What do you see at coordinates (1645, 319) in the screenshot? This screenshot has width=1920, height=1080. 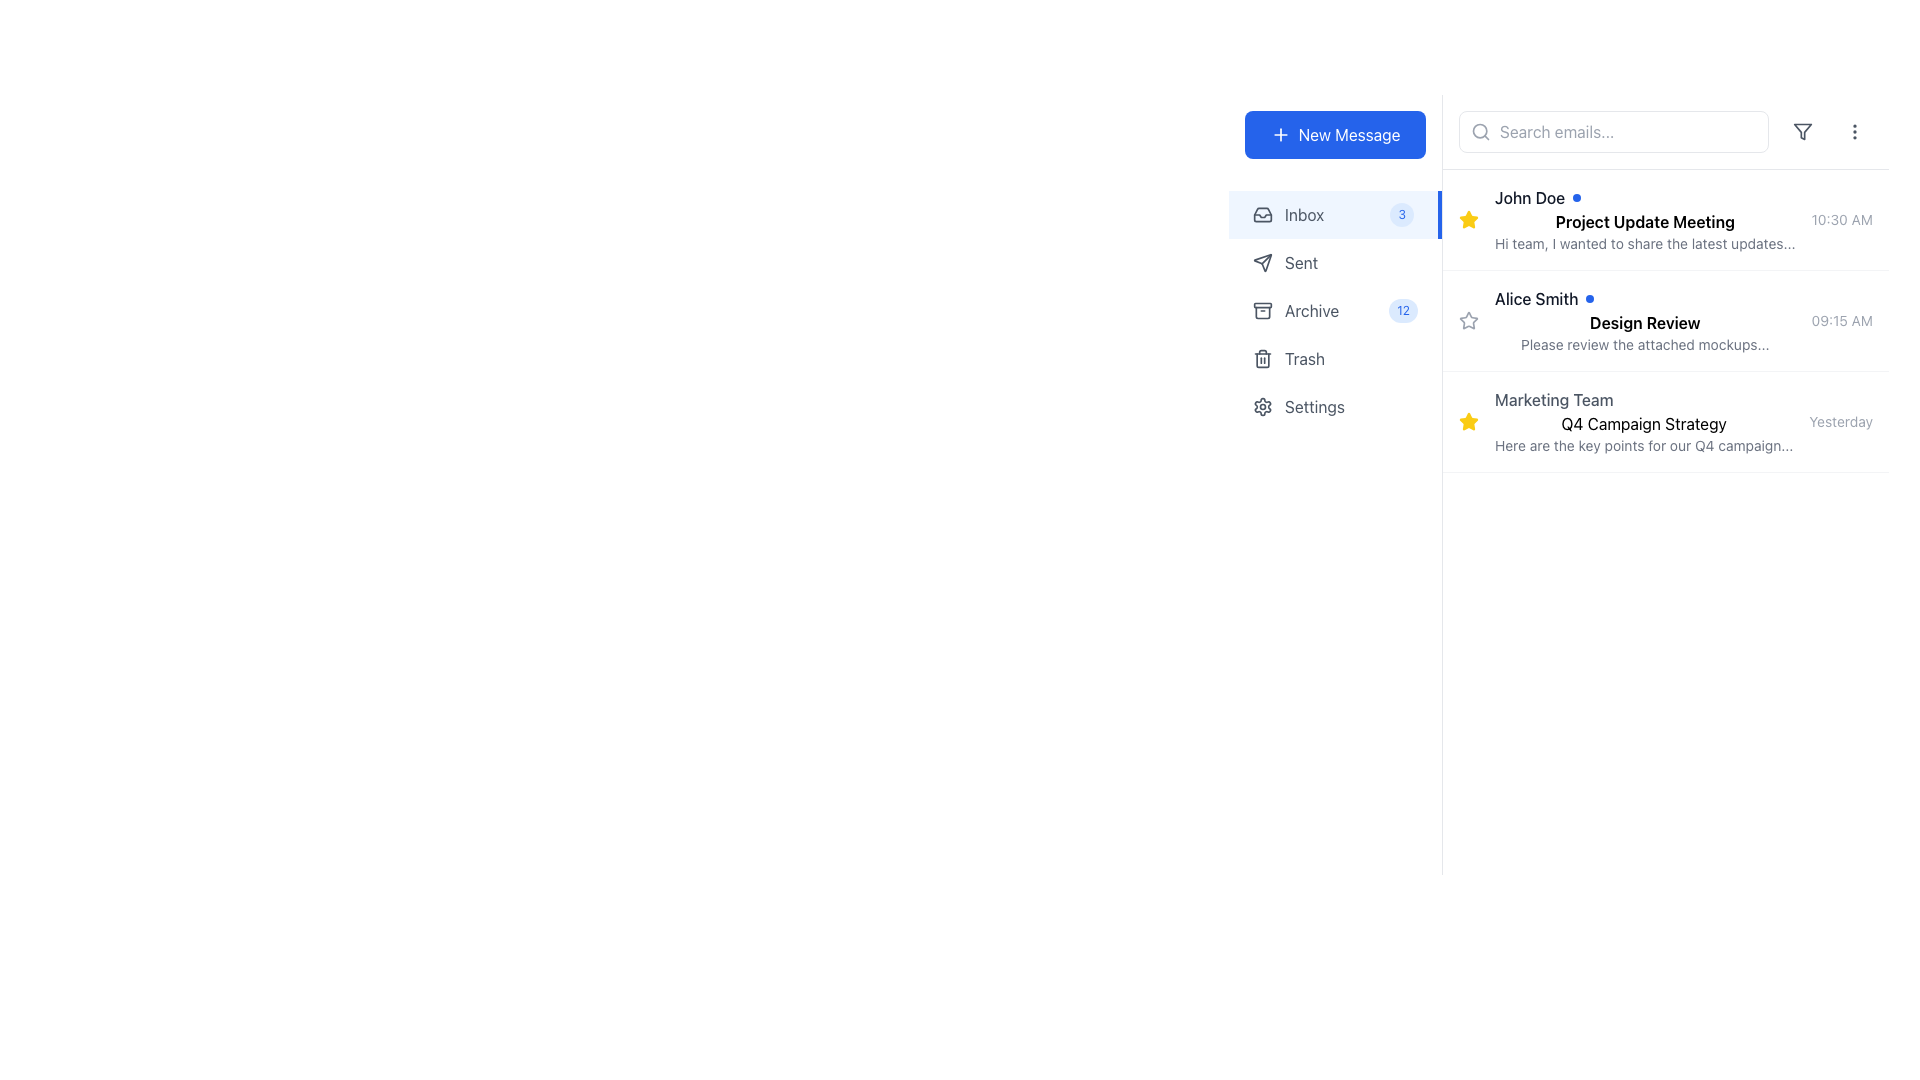 I see `the email preview section located in the right panel, specifically the second item in the email list` at bounding box center [1645, 319].